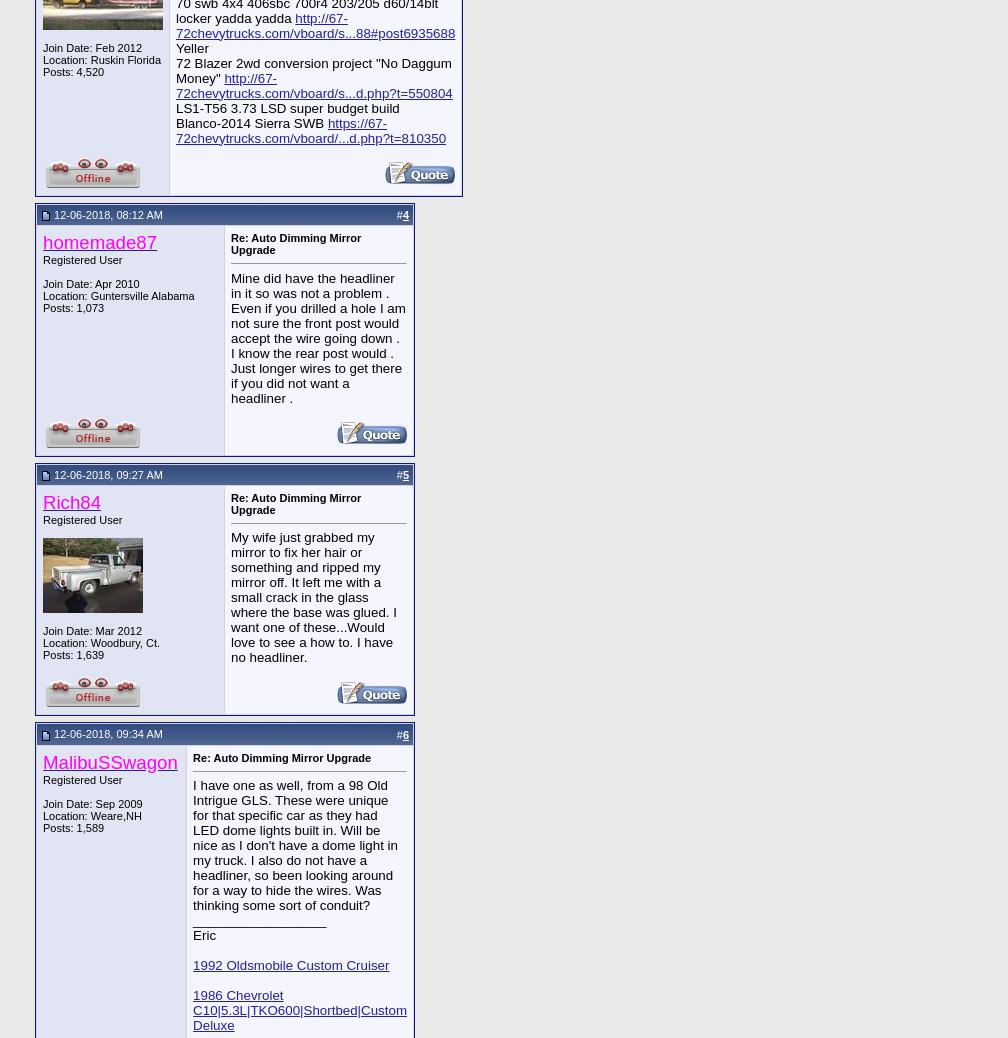 The image size is (1008, 1038). Describe the element at coordinates (92, 815) in the screenshot. I see `'Location: Weare,NH'` at that location.